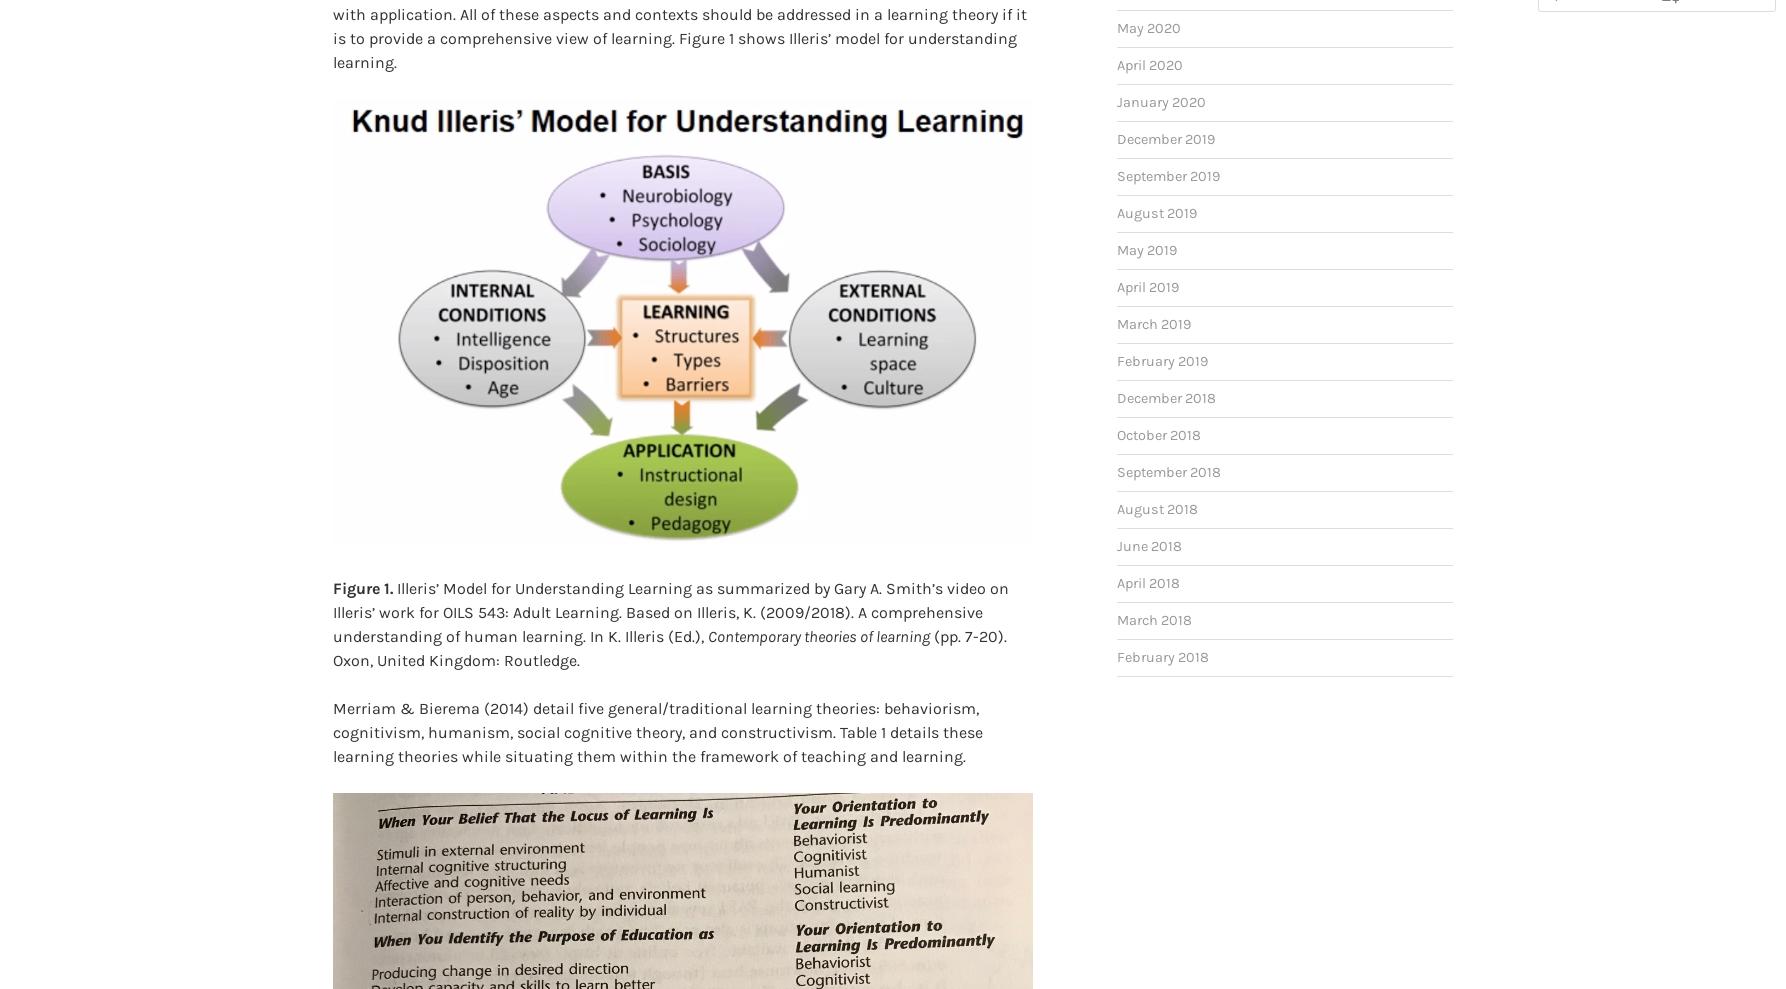 The height and width of the screenshot is (989, 1786). I want to click on 'September 2019', so click(1167, 143).